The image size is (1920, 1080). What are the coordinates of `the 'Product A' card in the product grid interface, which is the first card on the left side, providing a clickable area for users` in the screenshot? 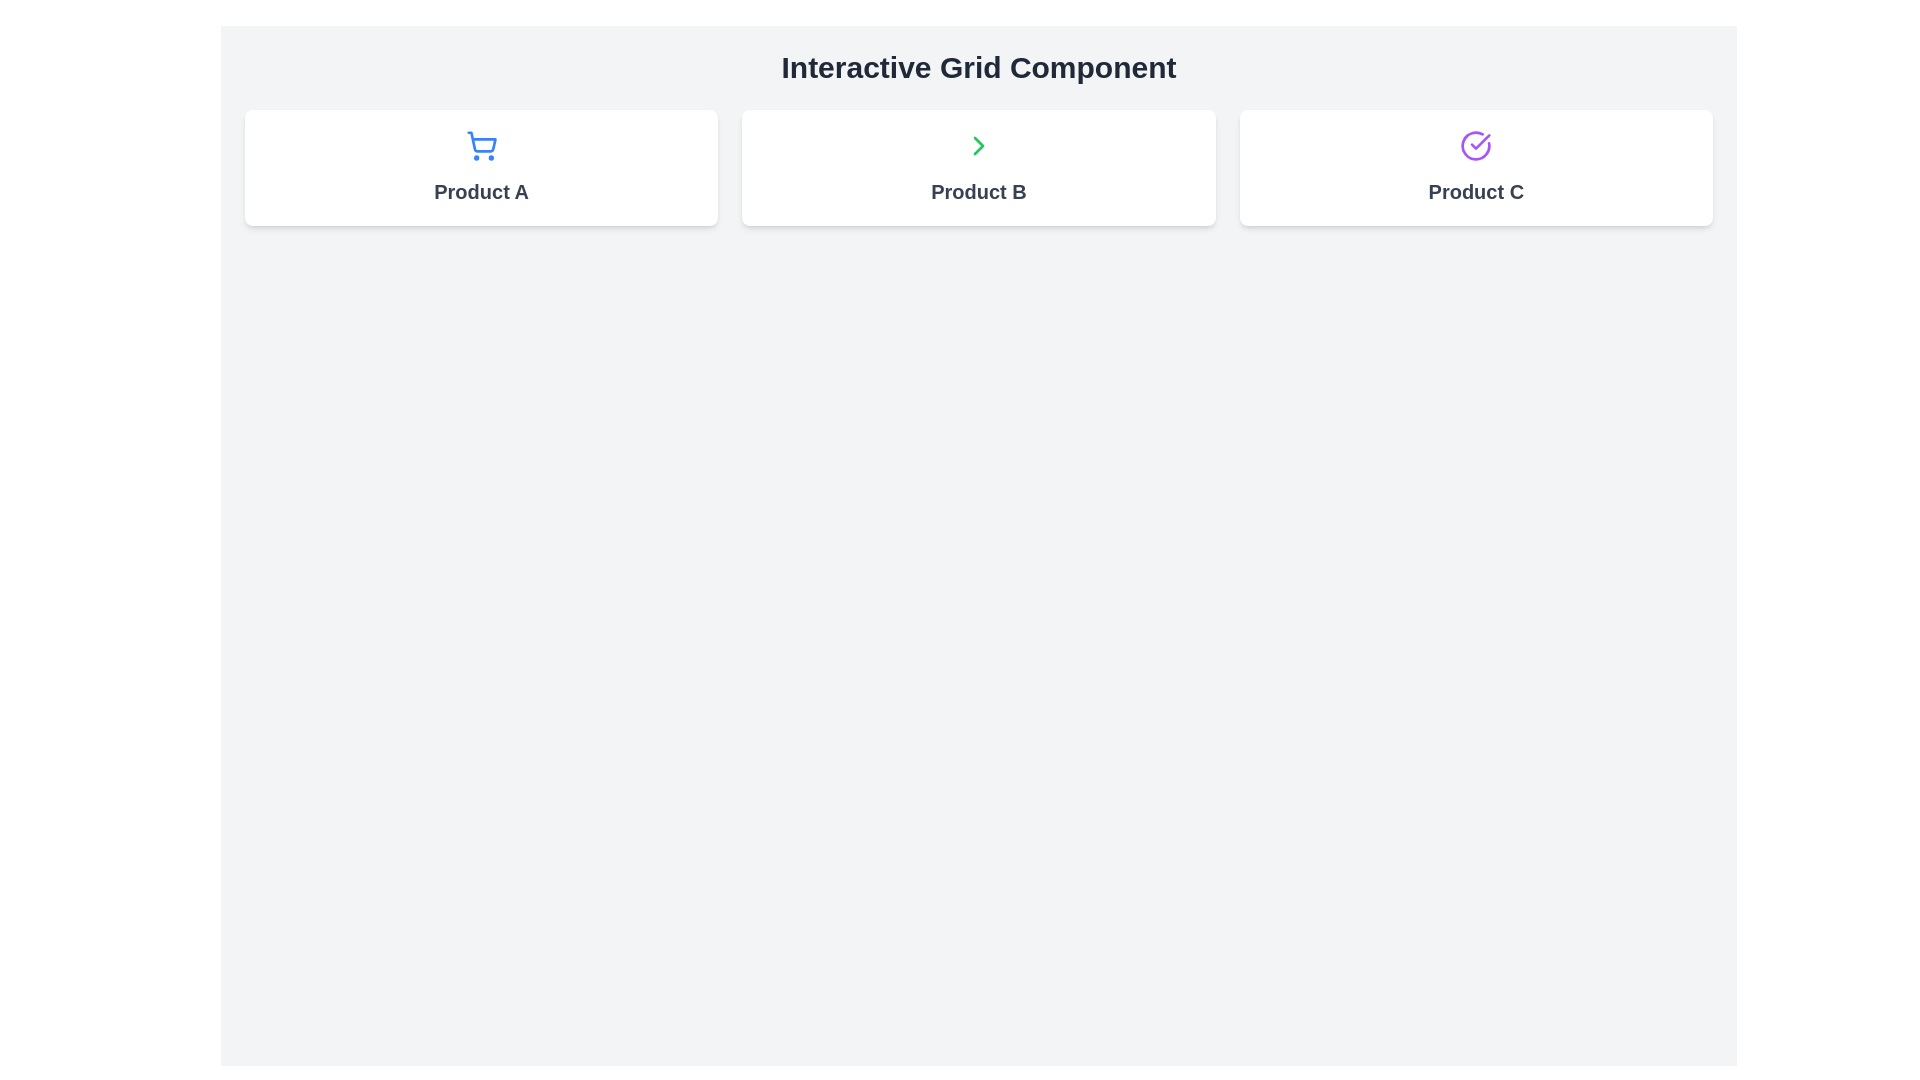 It's located at (481, 167).